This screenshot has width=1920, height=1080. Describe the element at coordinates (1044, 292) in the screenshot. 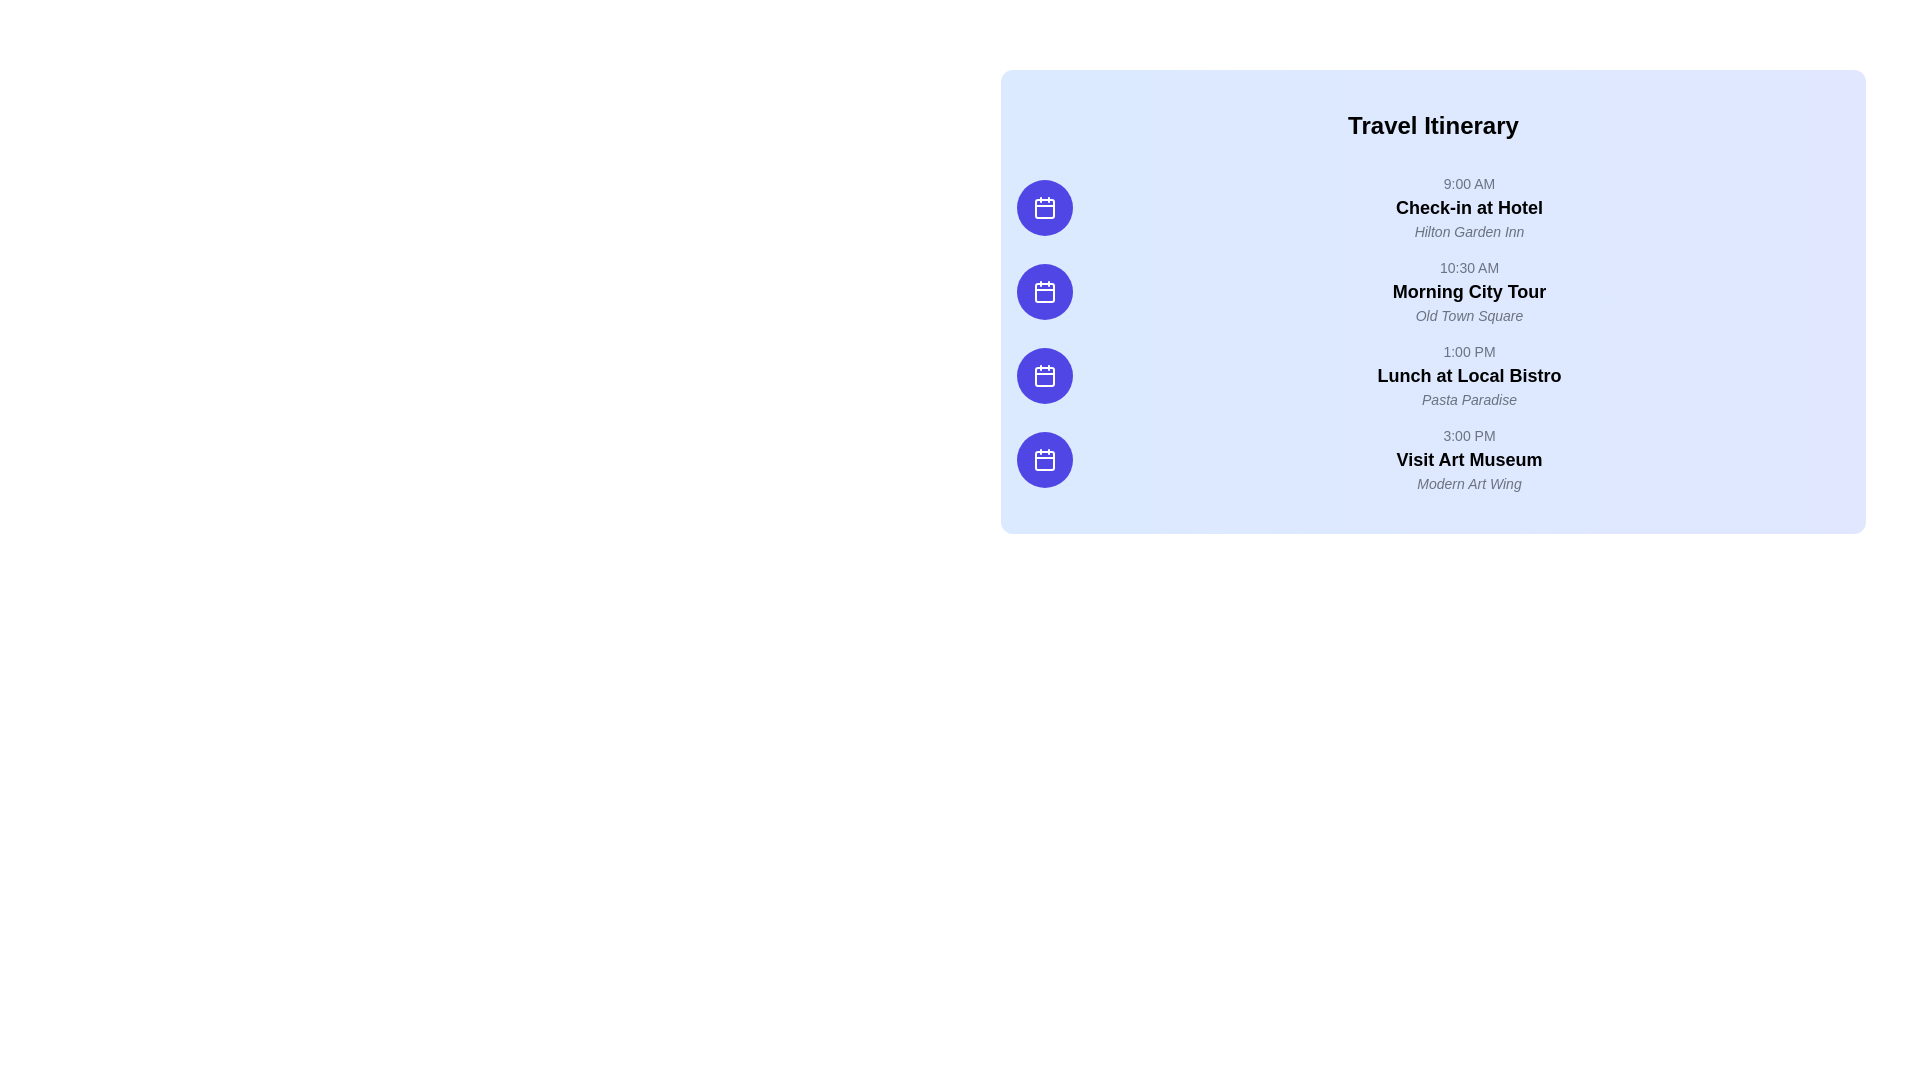

I see `the circular button with a purple background and white calendar icon, which is the second button in a vertical sequence of four buttons in the 'Travel Itinerary' section` at that location.